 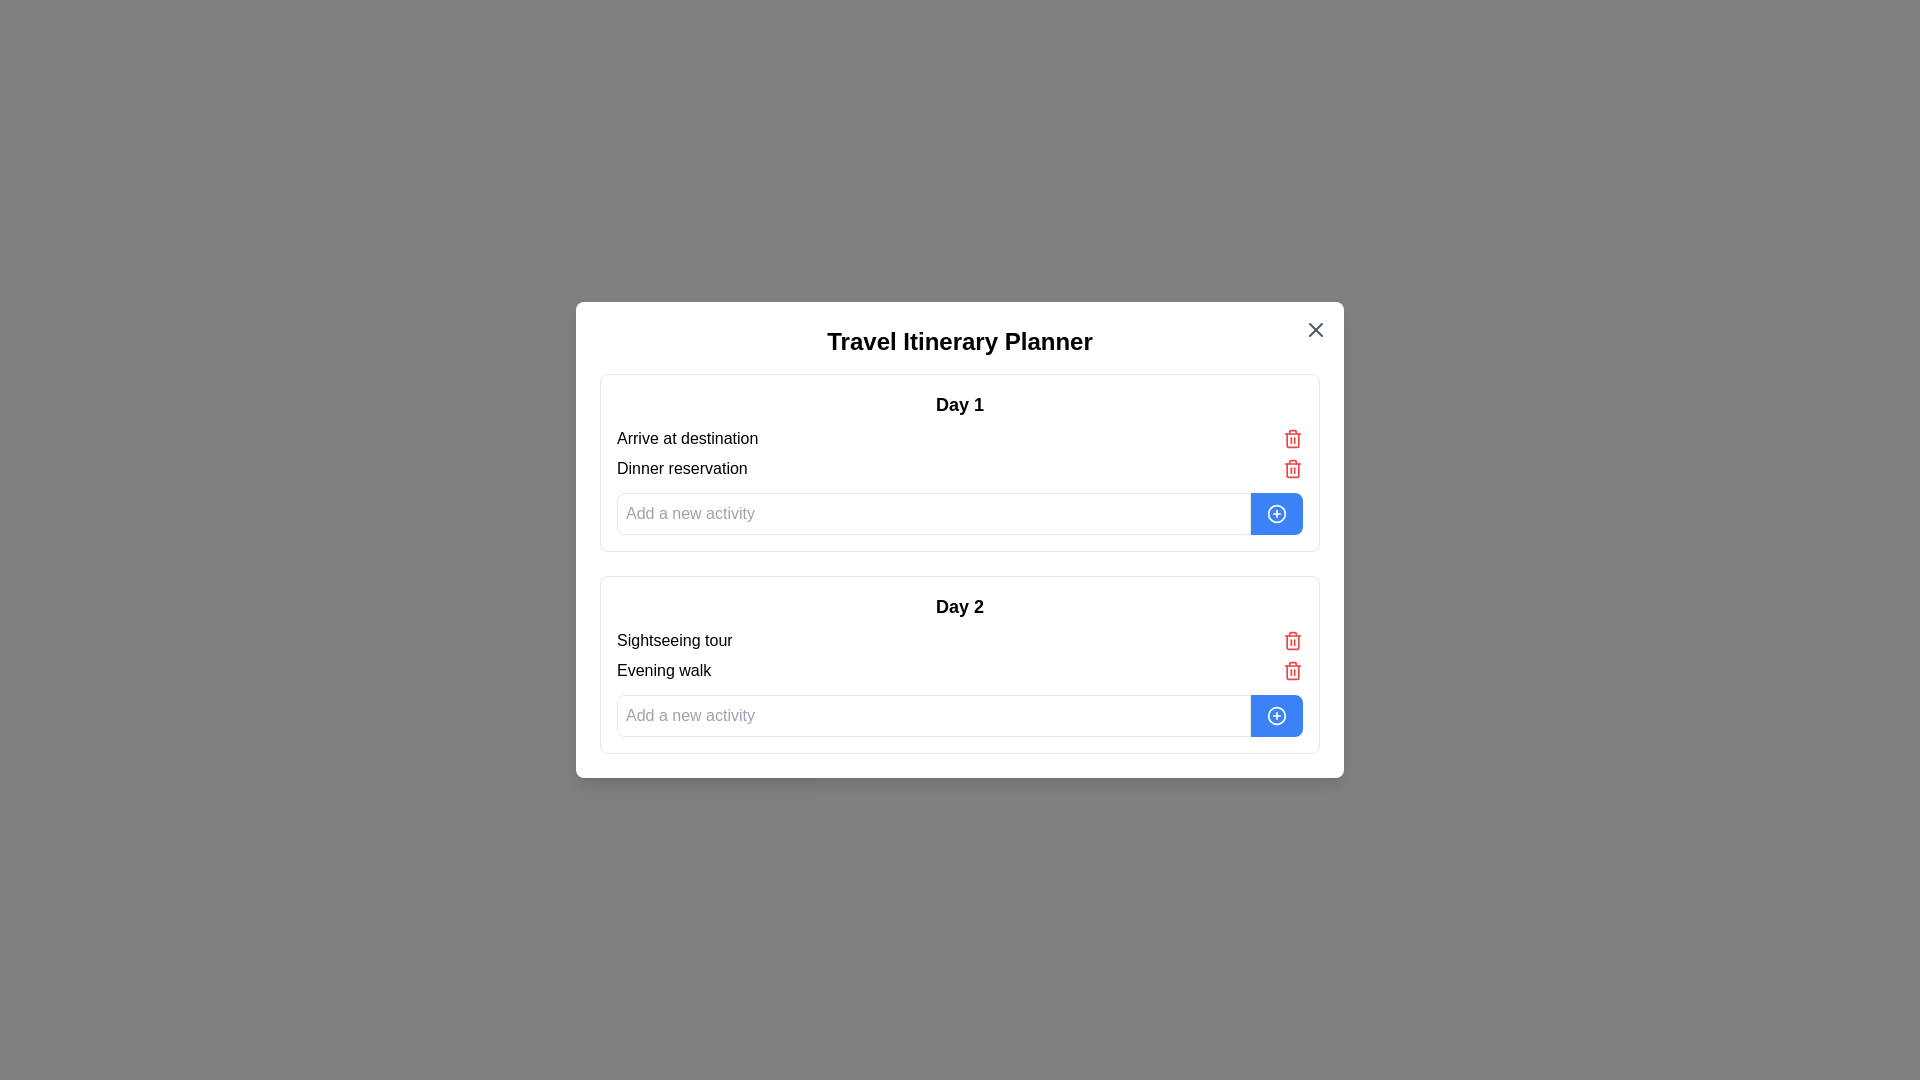 I want to click on the delete action button aligned to the right of the 'Arrive at destination' activity on Day 1 in the travel itinerary planner, so click(x=1292, y=438).